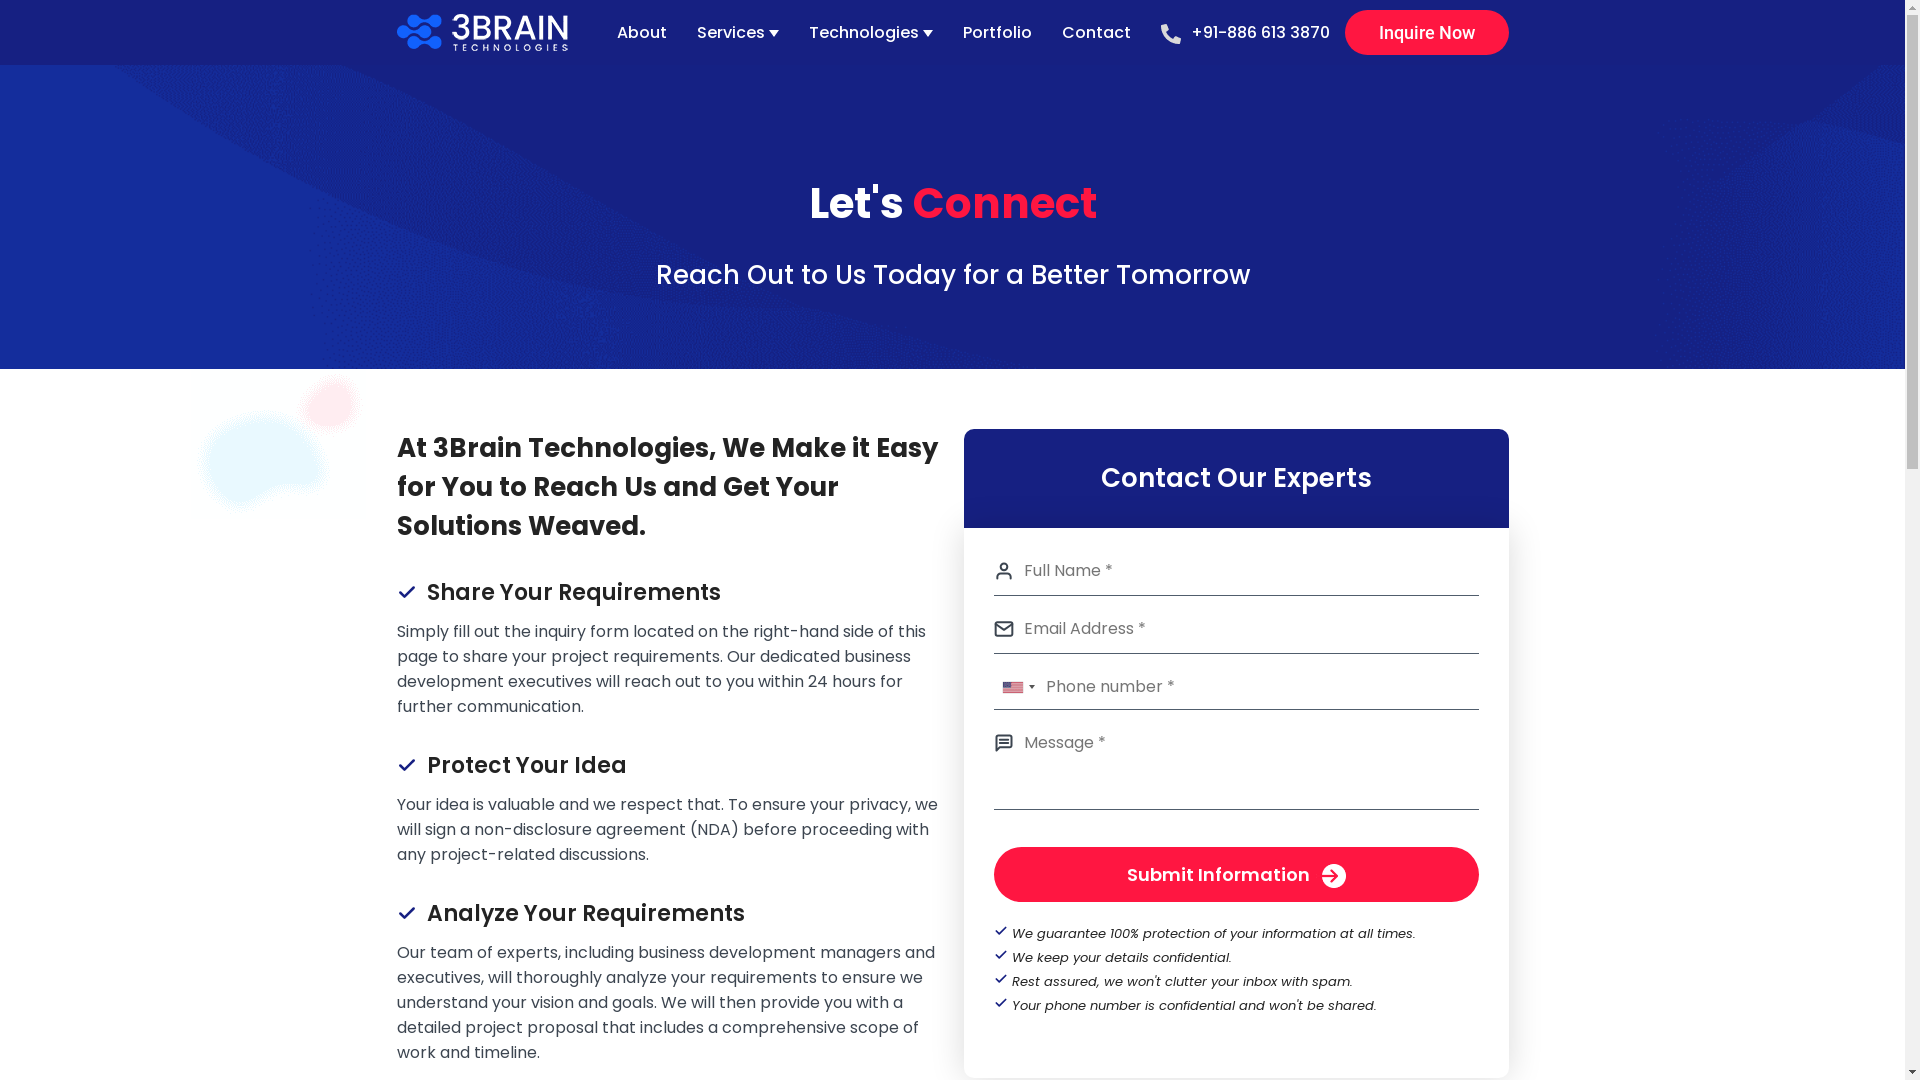  I want to click on 'Contact', so click(1095, 32).